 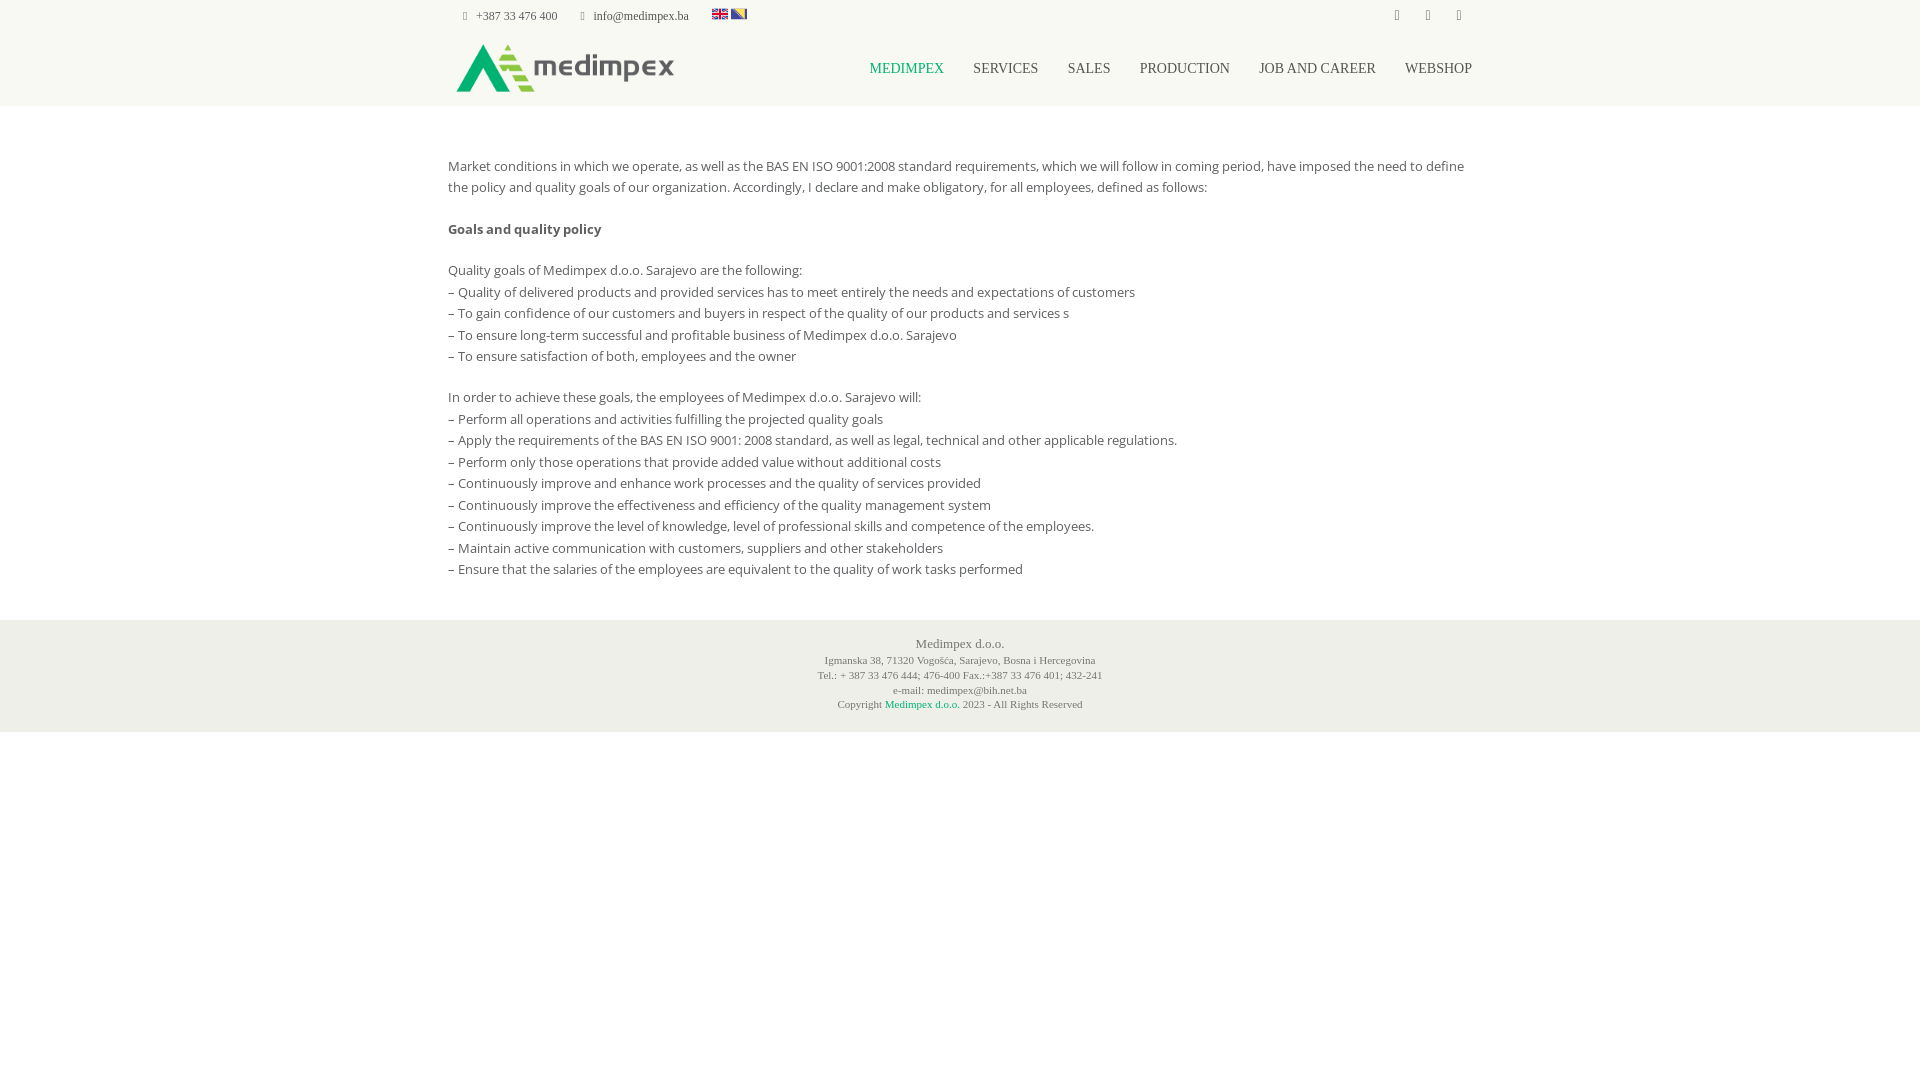 I want to click on 'LinkedIn', so click(x=1445, y=15).